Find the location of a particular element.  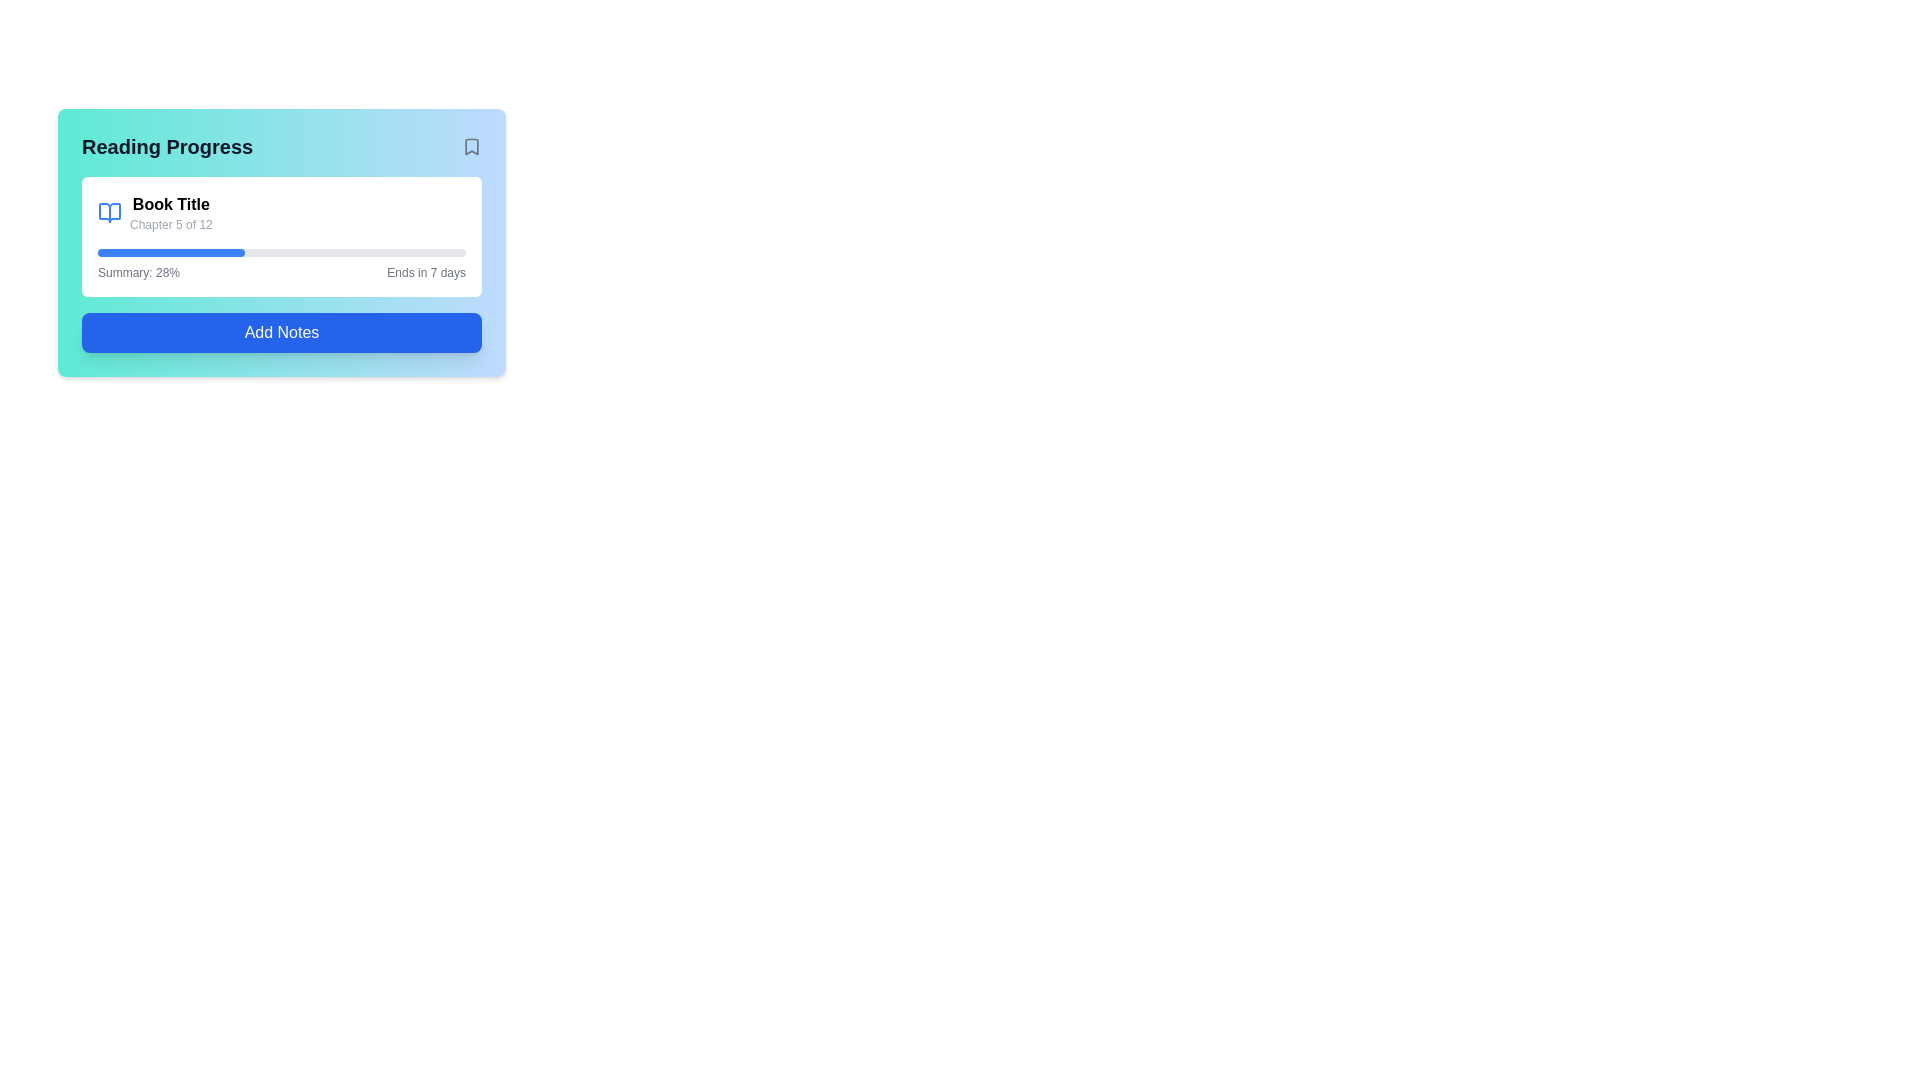

the blue rectangular button labeled 'Add Notes' located at the bottom of the card interface is located at coordinates (281, 331).